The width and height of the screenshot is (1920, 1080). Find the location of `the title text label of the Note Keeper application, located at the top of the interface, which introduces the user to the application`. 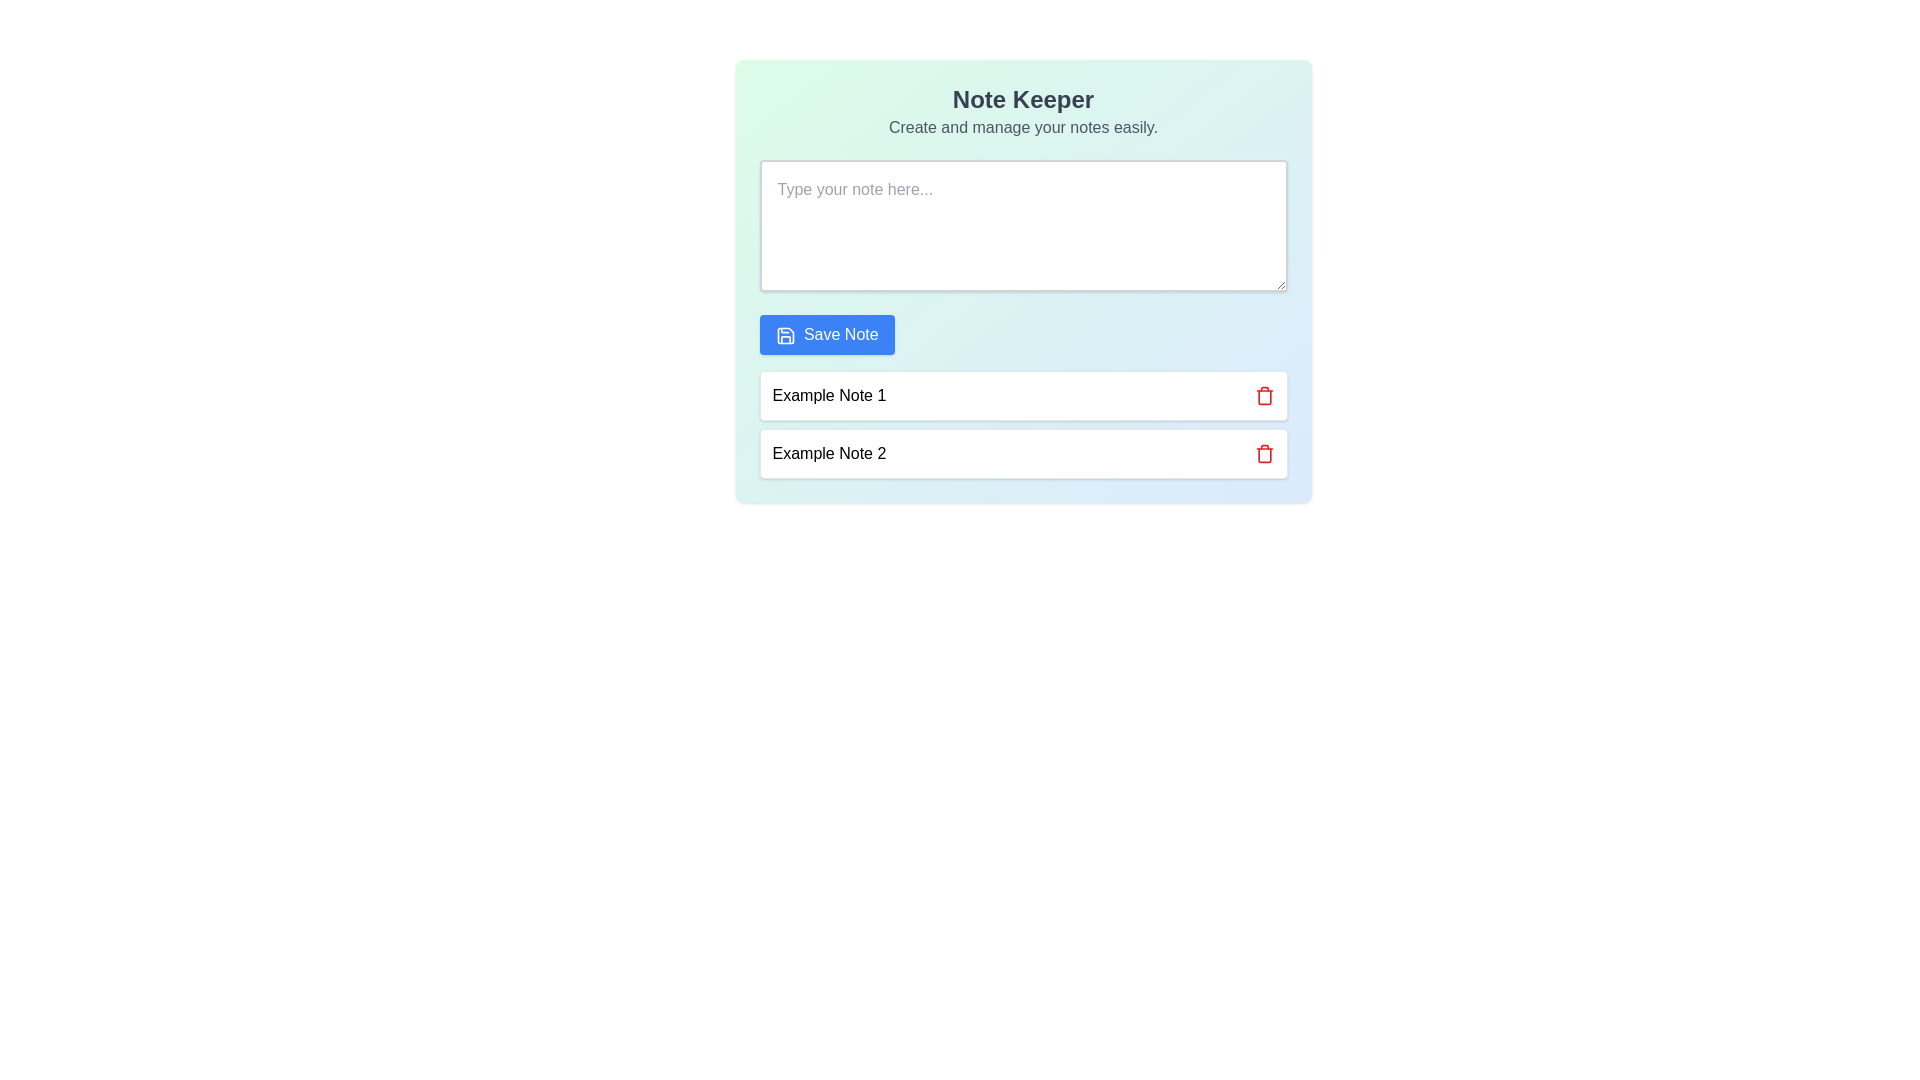

the title text label of the Note Keeper application, located at the top of the interface, which introduces the user to the application is located at coordinates (1023, 100).